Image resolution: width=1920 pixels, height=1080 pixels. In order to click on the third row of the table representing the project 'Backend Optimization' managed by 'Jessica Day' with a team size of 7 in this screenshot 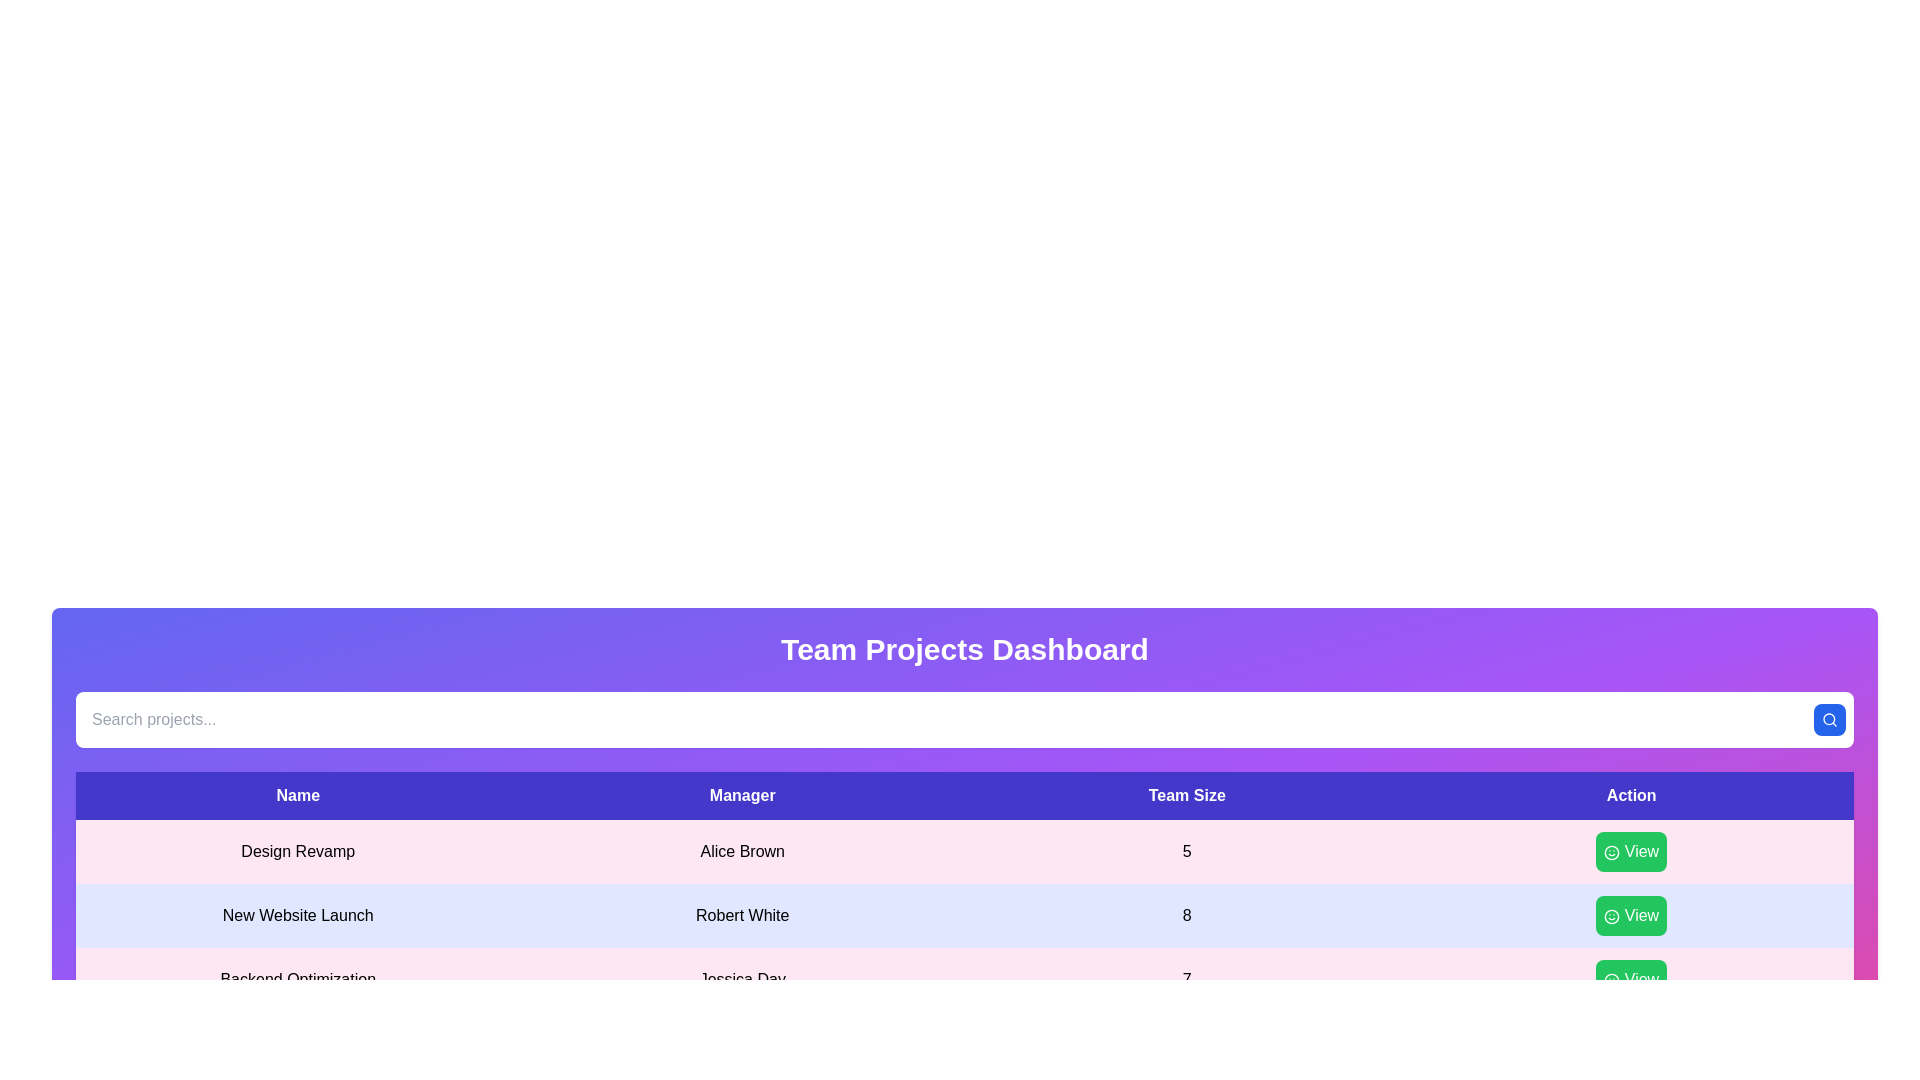, I will do `click(964, 978)`.